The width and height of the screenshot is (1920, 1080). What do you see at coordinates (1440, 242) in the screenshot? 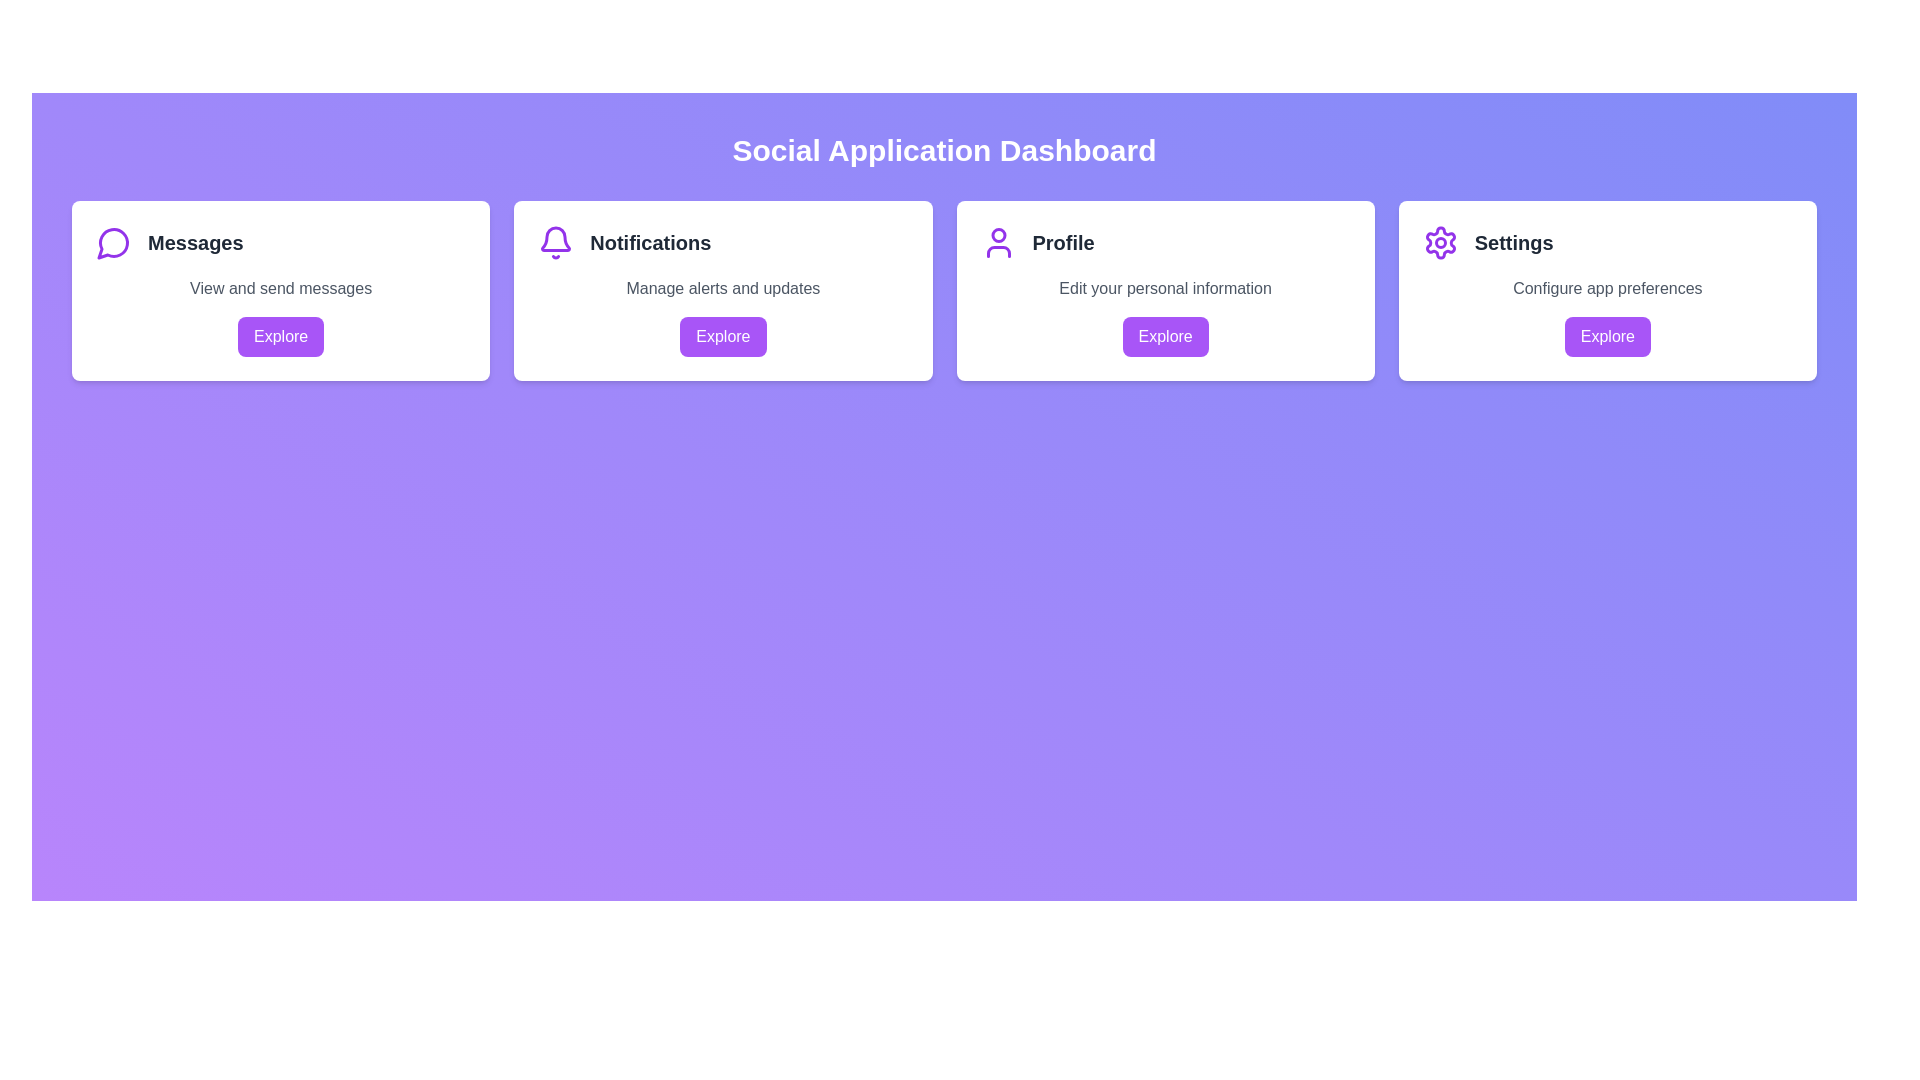
I see `the cogwheel icon representing 'Settings' located in the fourth card of the horizontal row of cards` at bounding box center [1440, 242].